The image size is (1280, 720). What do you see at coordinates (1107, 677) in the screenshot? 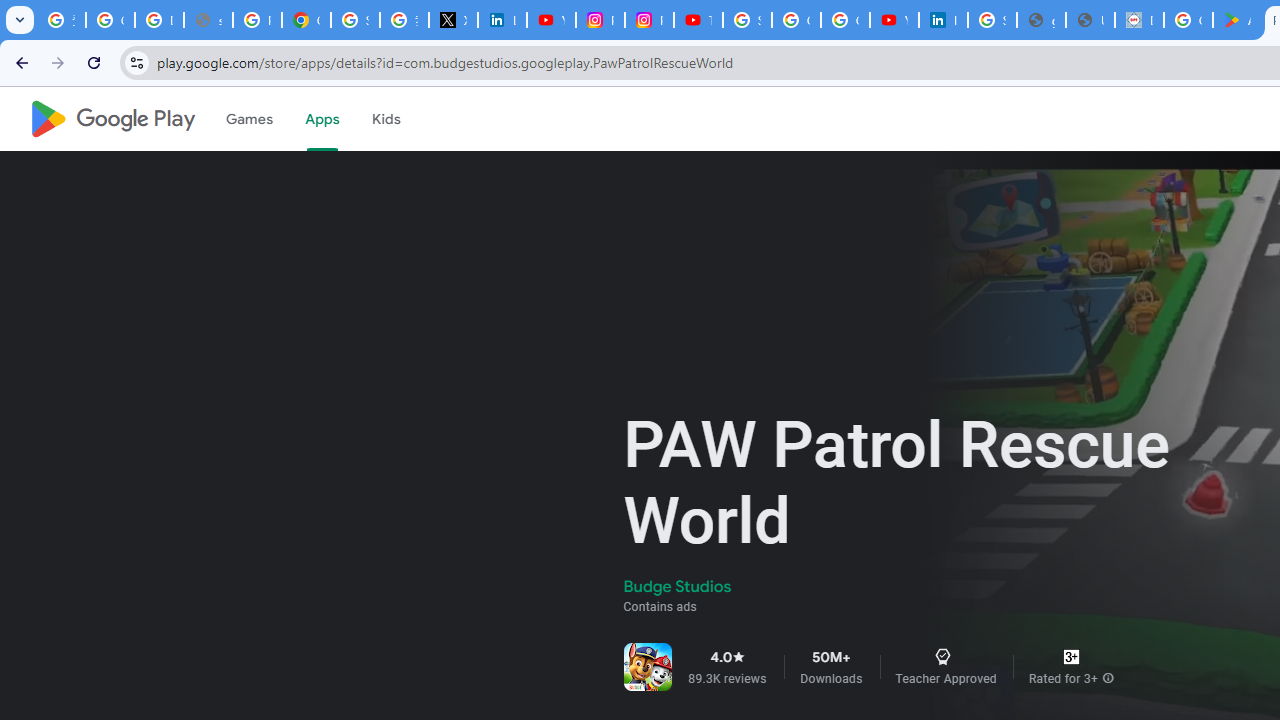
I see `'More info about this content rating'` at bounding box center [1107, 677].